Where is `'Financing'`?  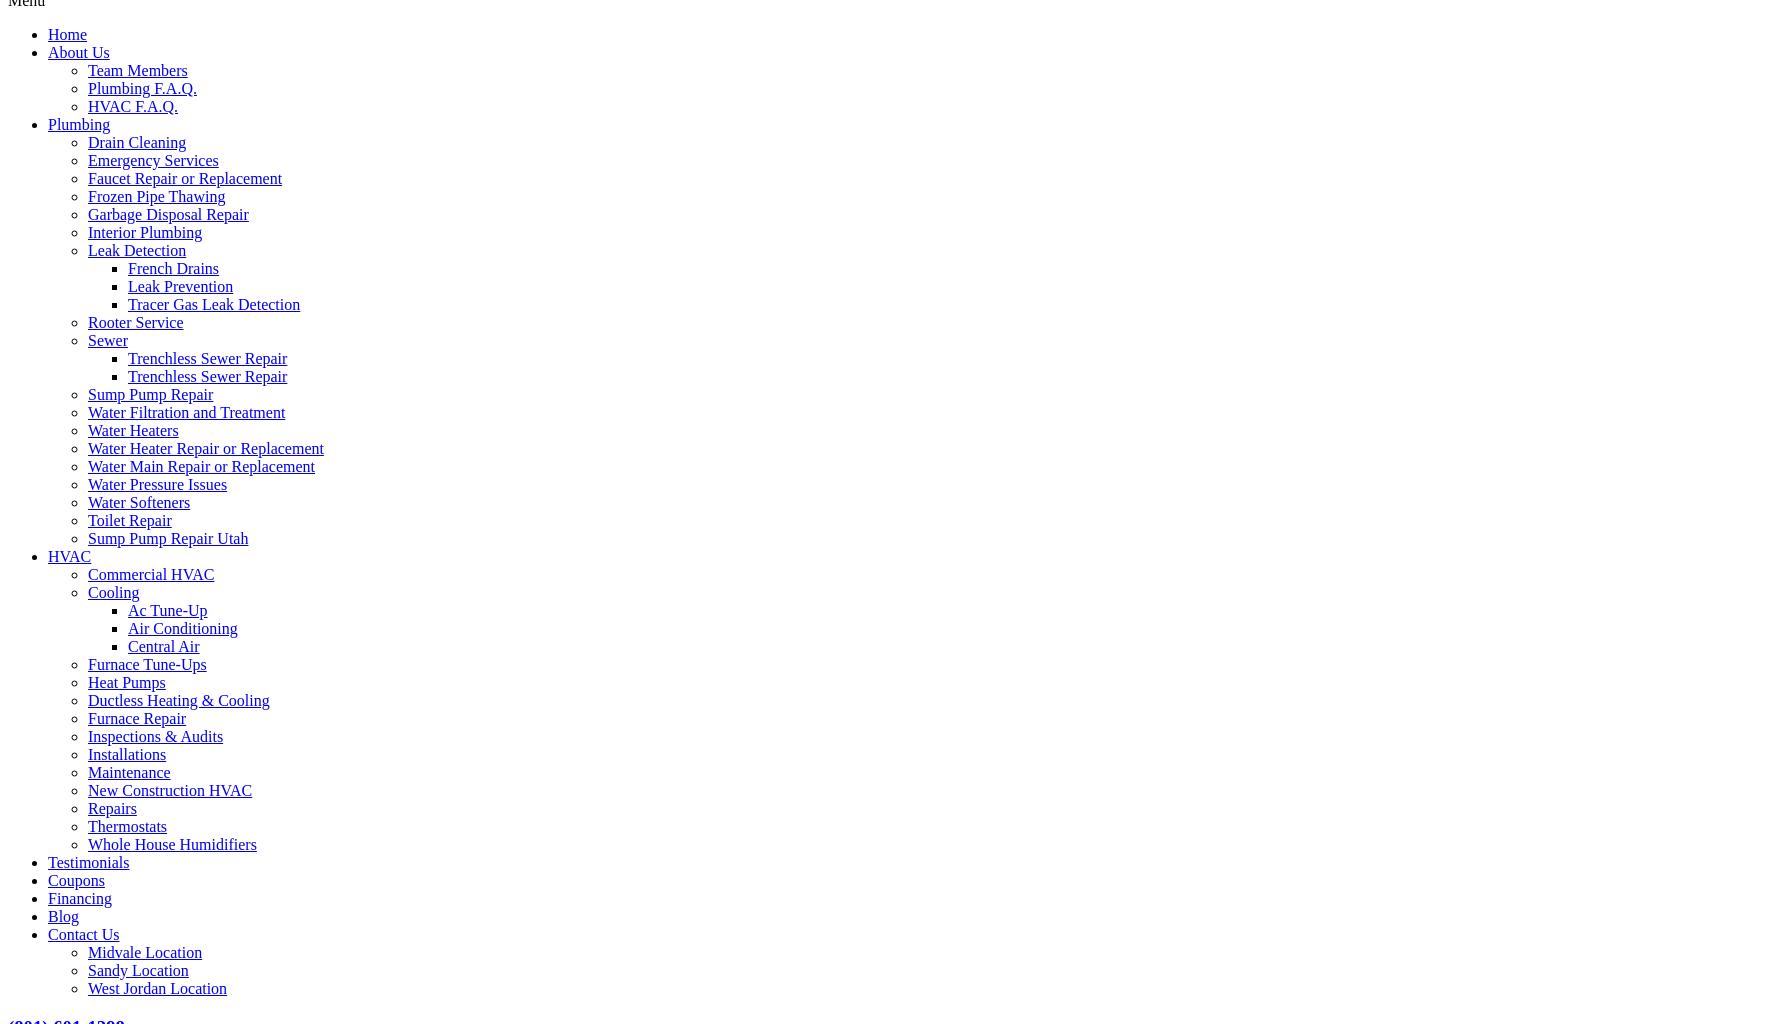 'Financing' is located at coordinates (78, 896).